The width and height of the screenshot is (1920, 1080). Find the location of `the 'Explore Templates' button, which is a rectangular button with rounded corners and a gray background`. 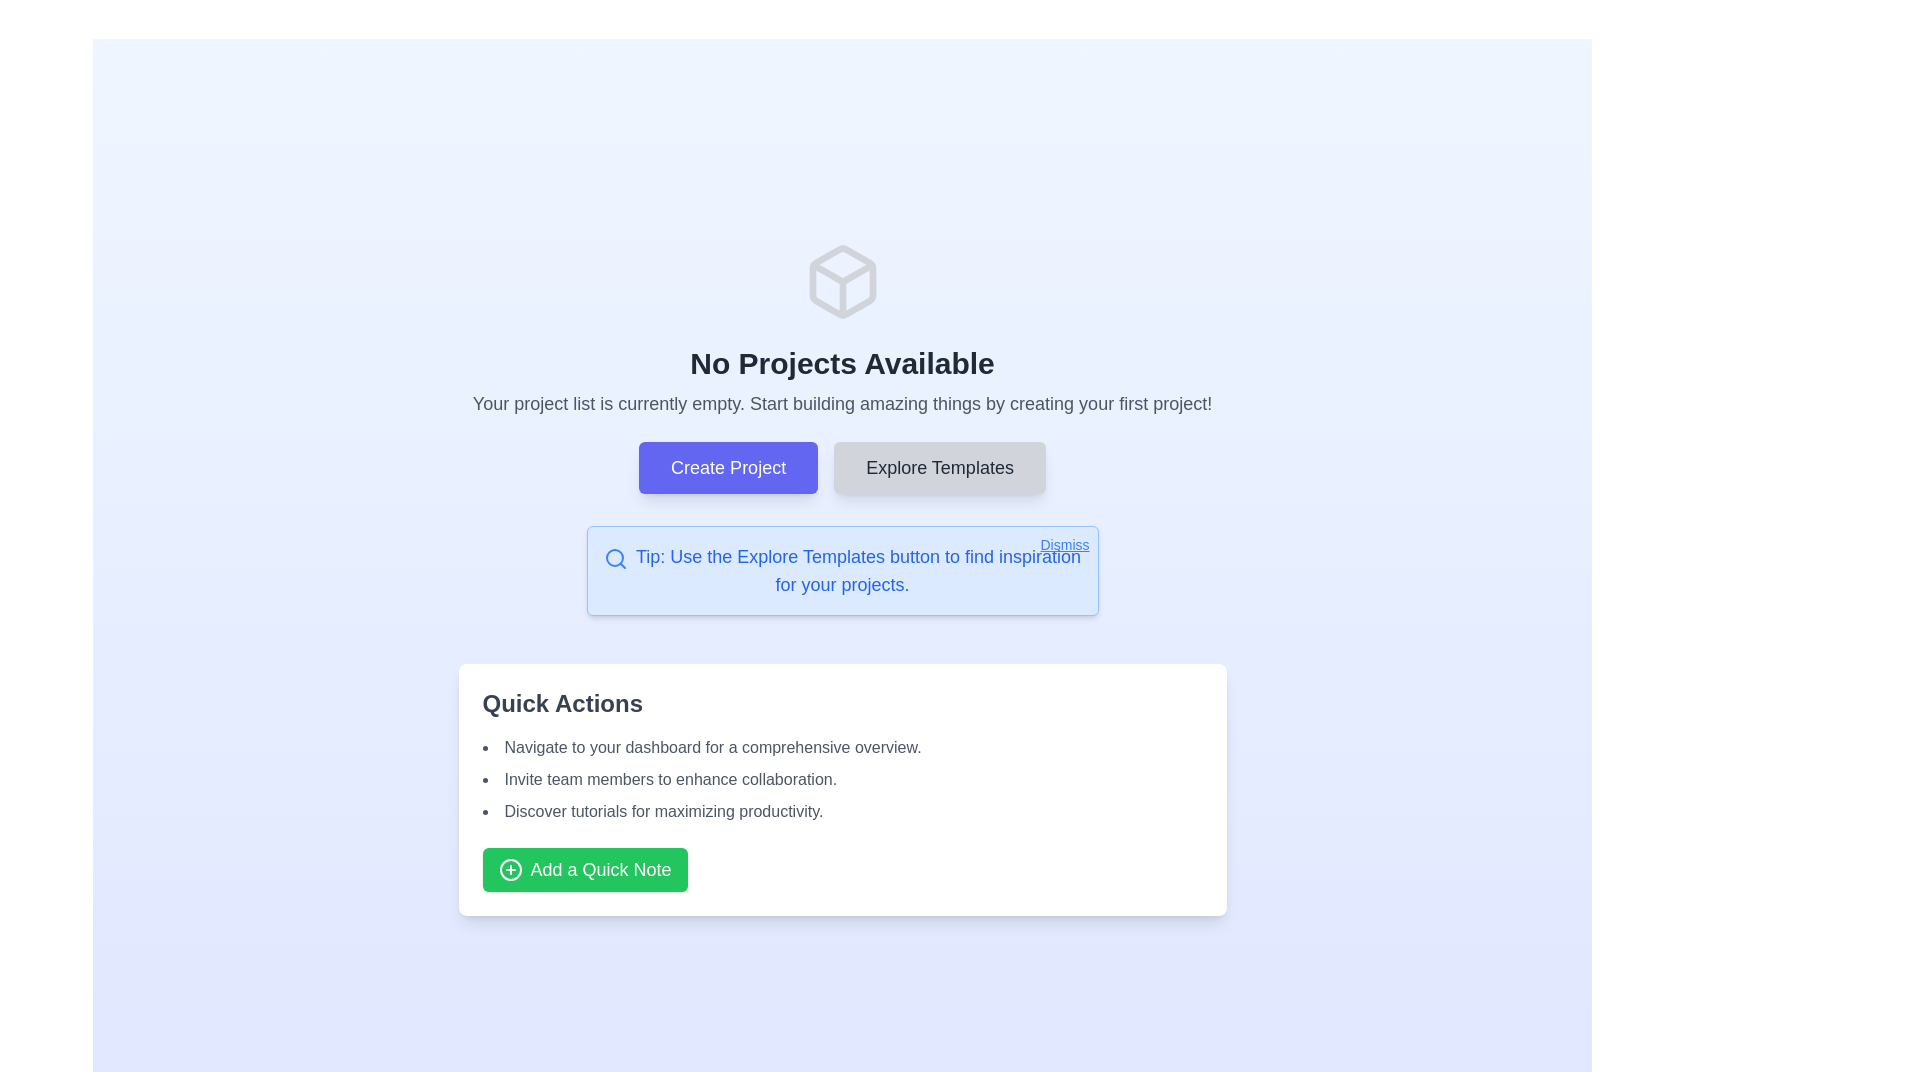

the 'Explore Templates' button, which is a rectangular button with rounded corners and a gray background is located at coordinates (939, 467).